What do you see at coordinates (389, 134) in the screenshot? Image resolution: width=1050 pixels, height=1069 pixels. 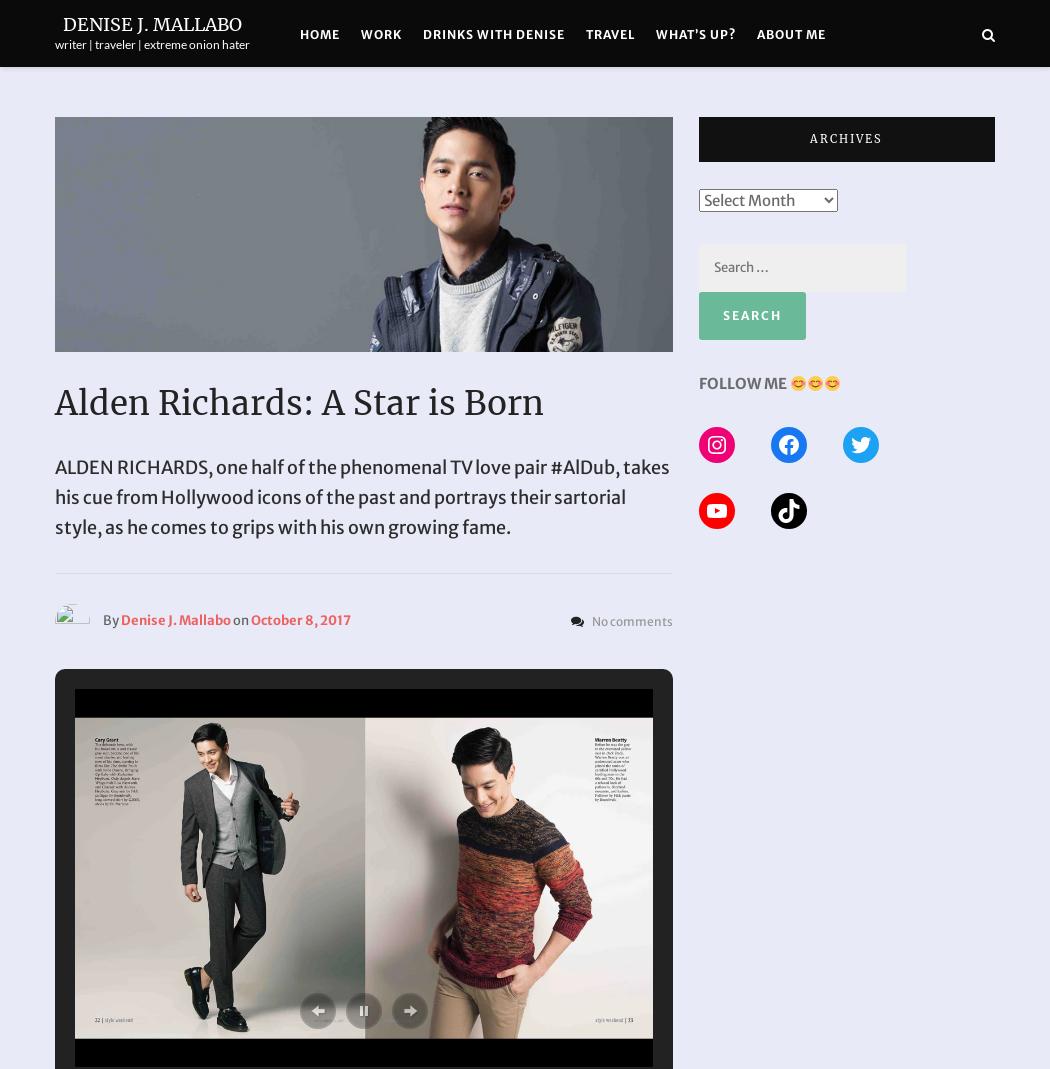 I see `'shoots'` at bounding box center [389, 134].